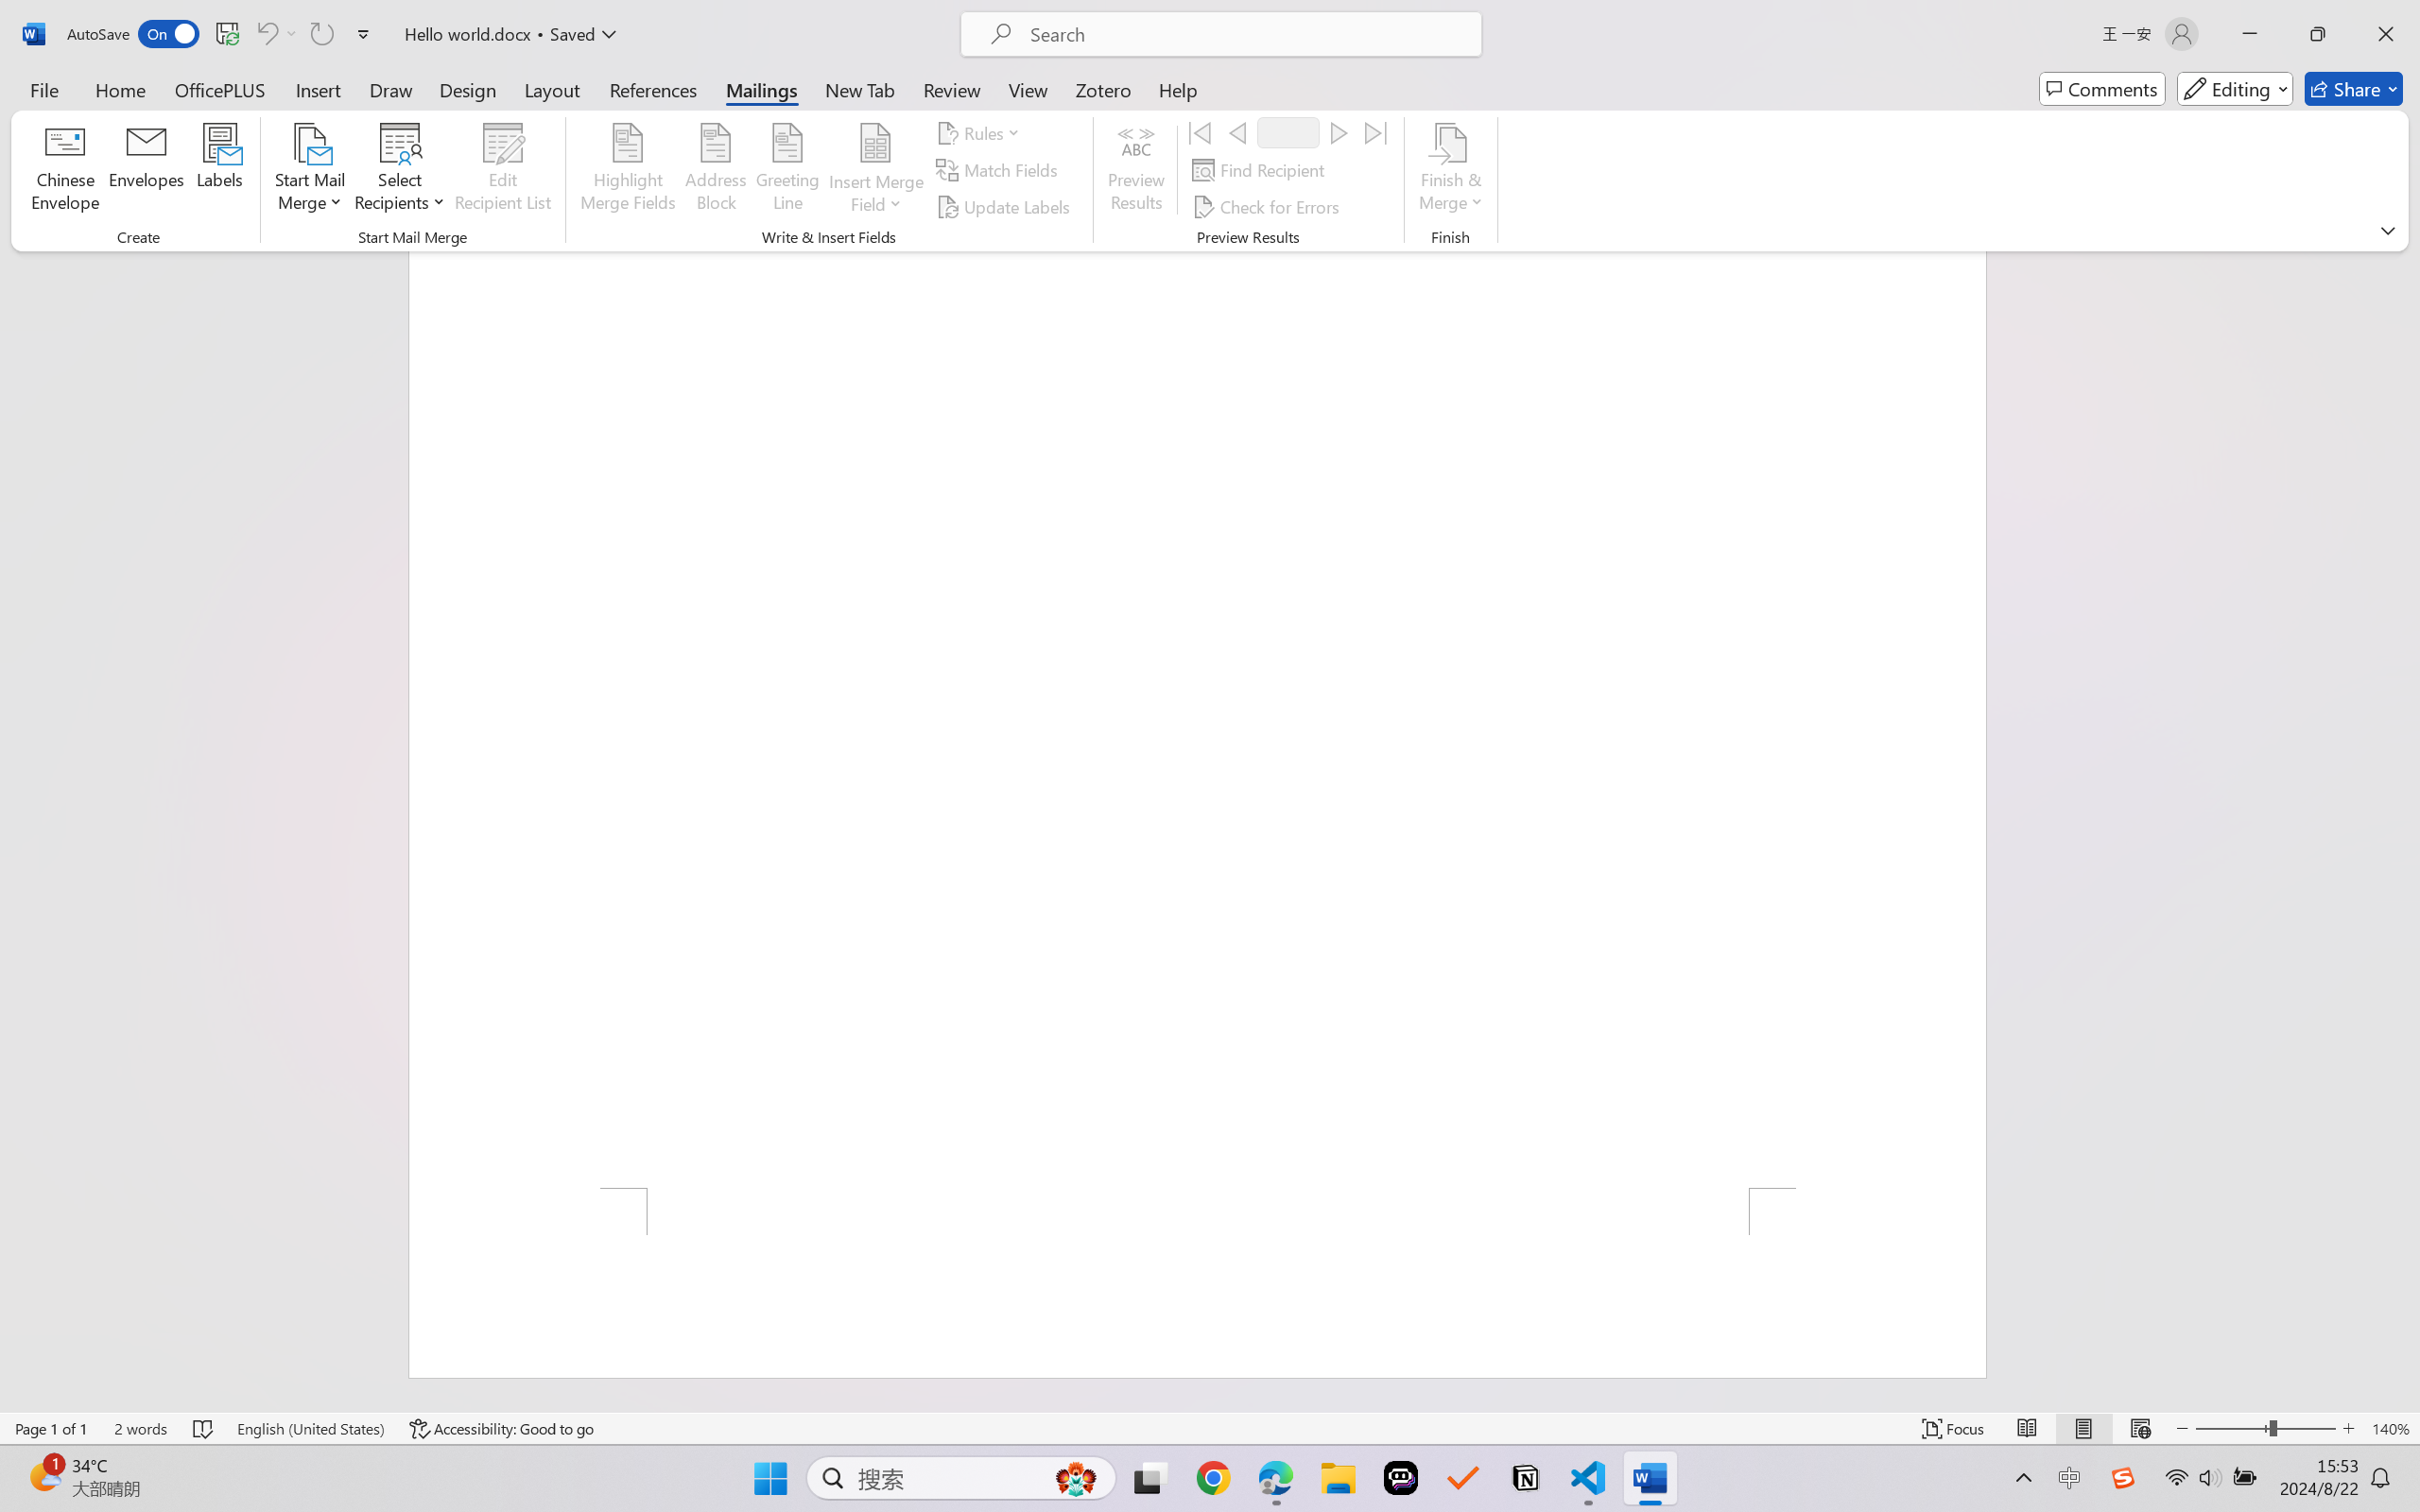  What do you see at coordinates (2122, 1478) in the screenshot?
I see `'Class: Image'` at bounding box center [2122, 1478].